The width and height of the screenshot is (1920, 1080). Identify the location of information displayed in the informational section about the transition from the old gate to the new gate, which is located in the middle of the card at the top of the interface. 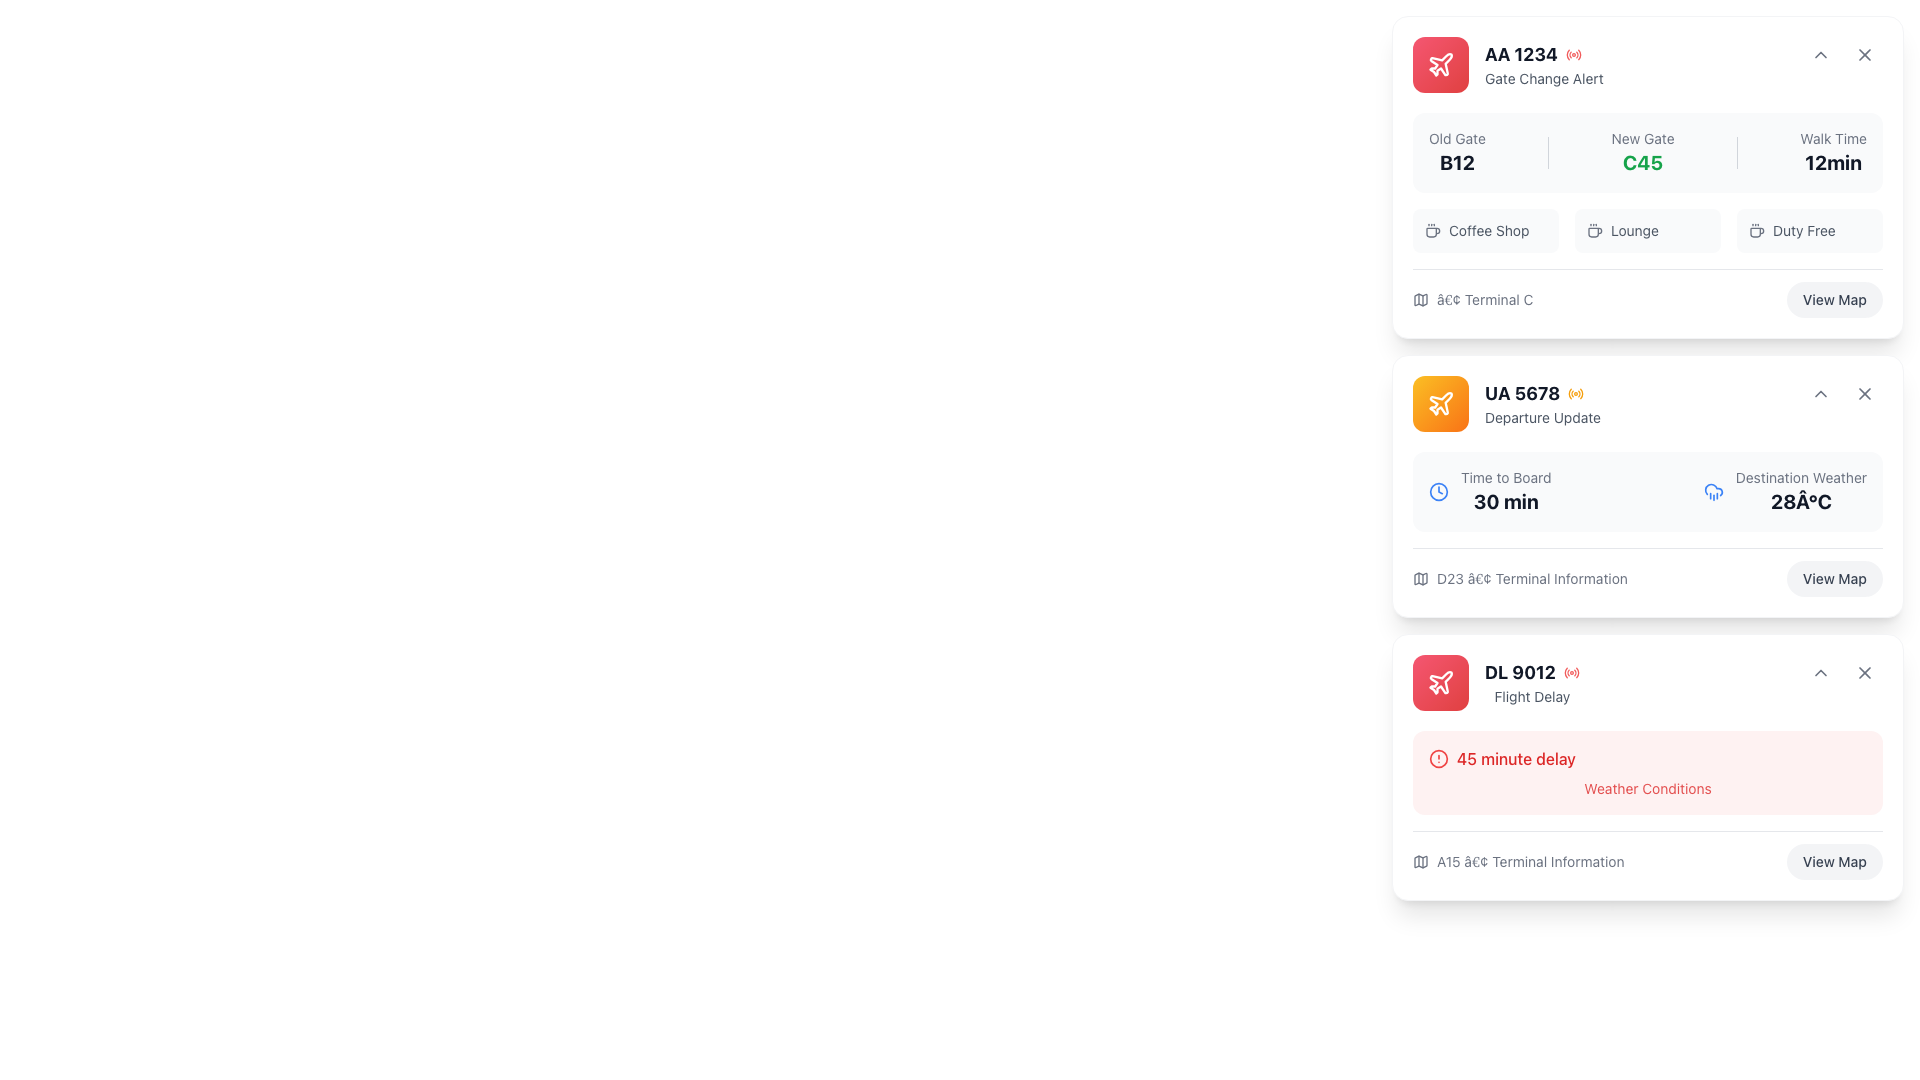
(1647, 182).